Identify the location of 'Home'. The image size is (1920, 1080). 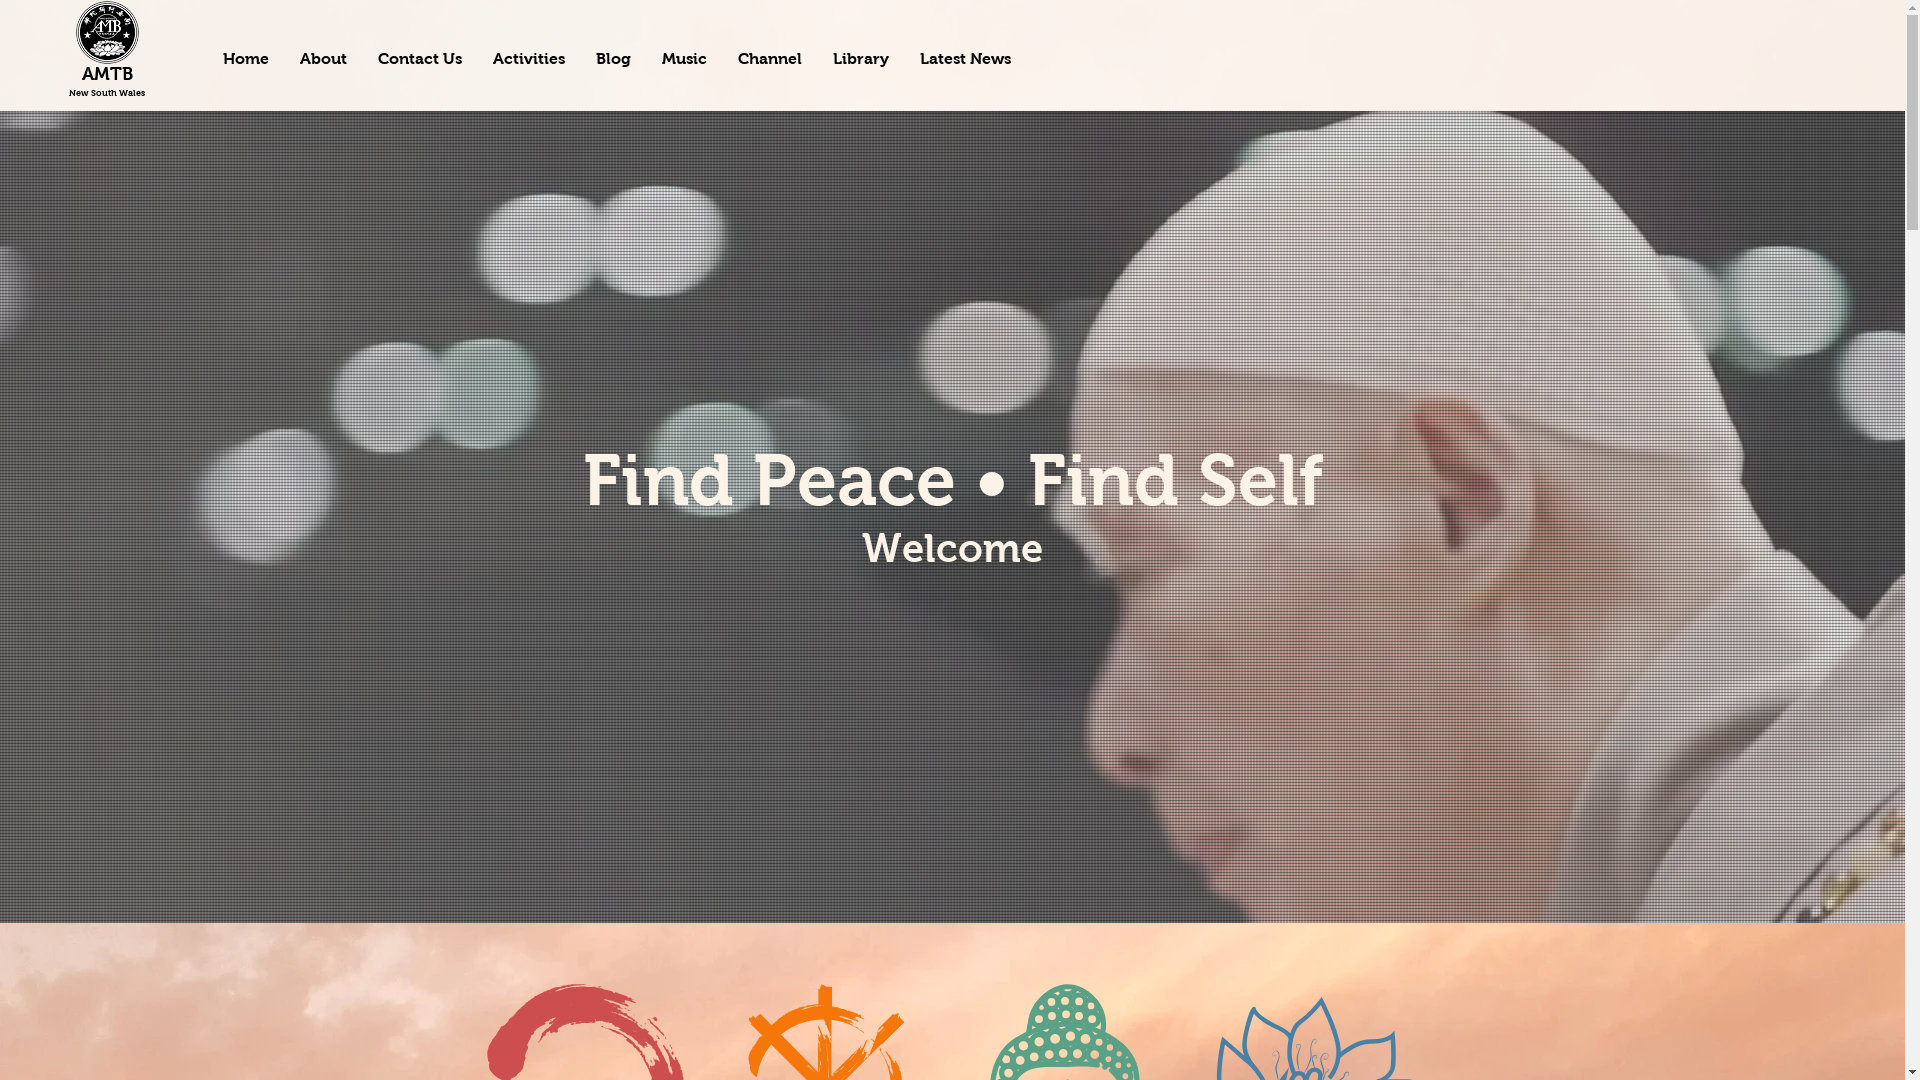
(244, 57).